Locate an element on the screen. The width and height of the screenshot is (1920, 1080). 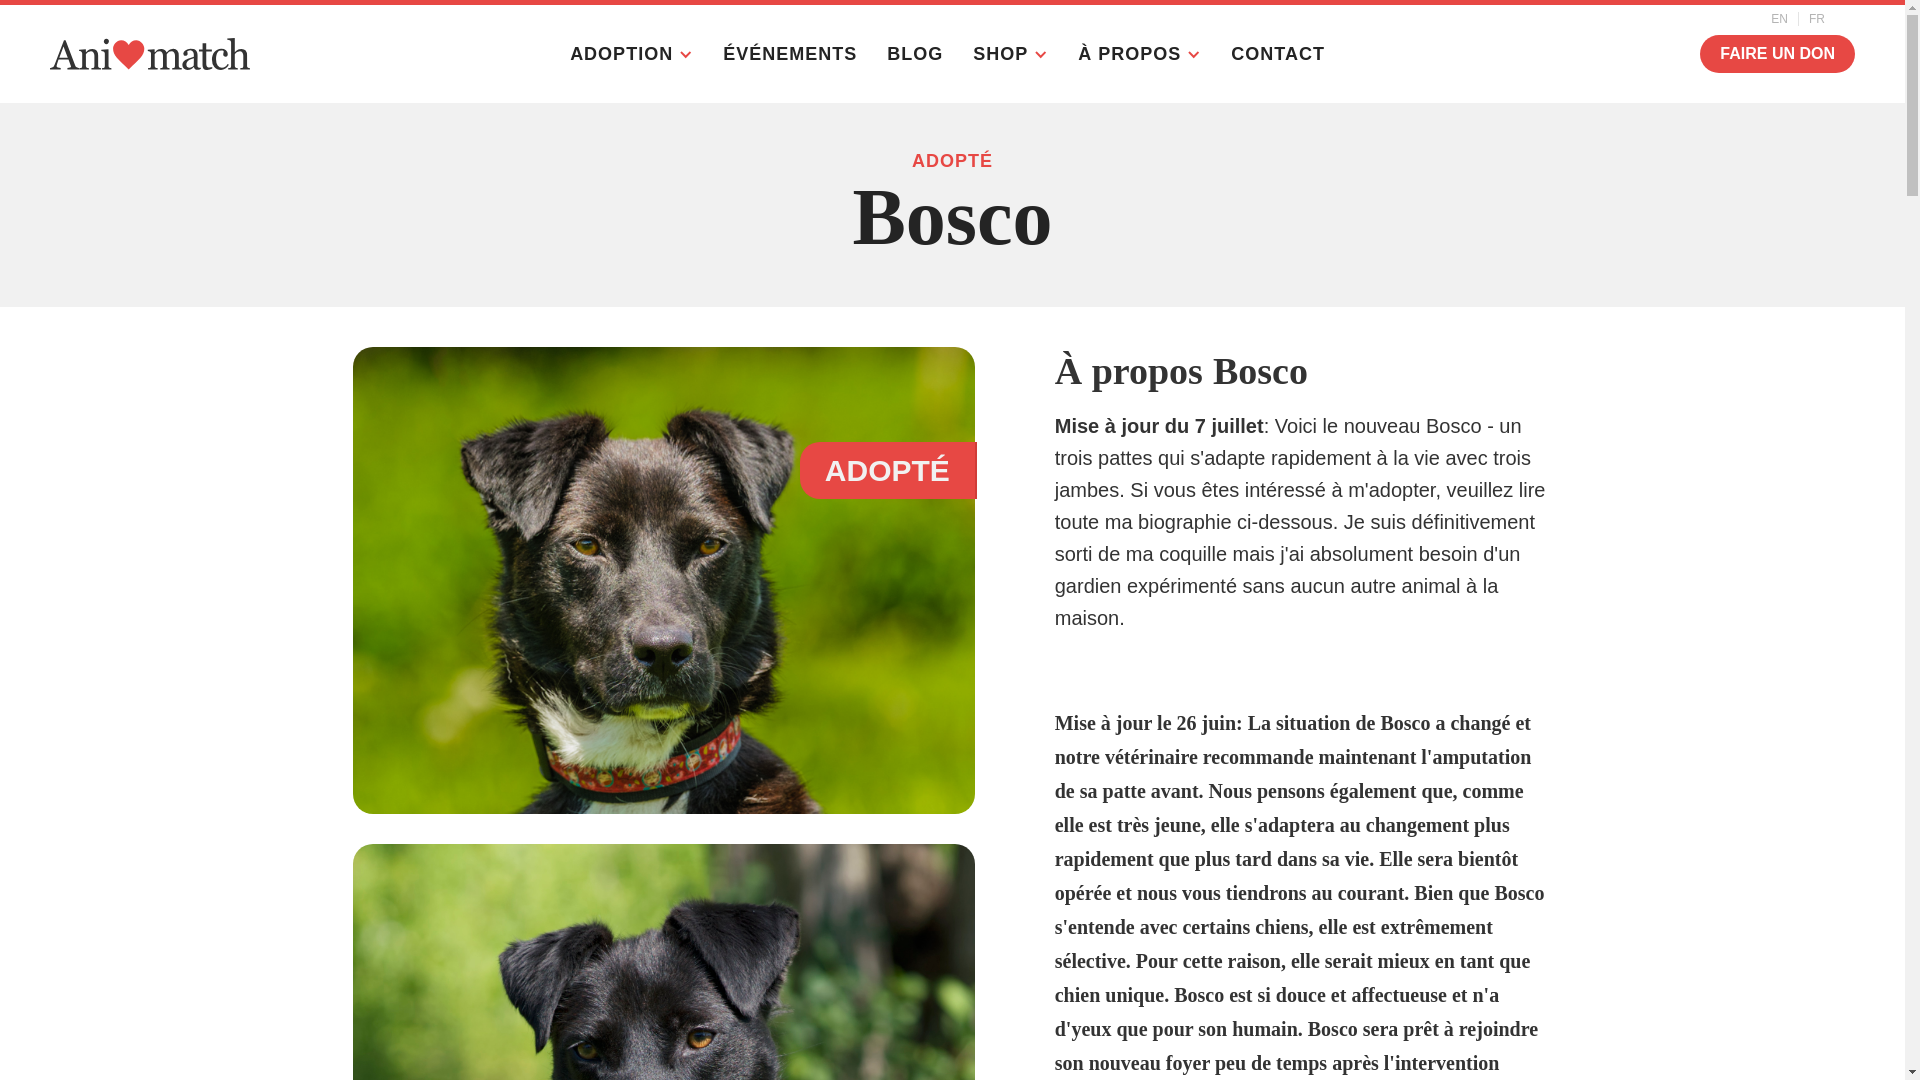
'EN' is located at coordinates (1761, 19).